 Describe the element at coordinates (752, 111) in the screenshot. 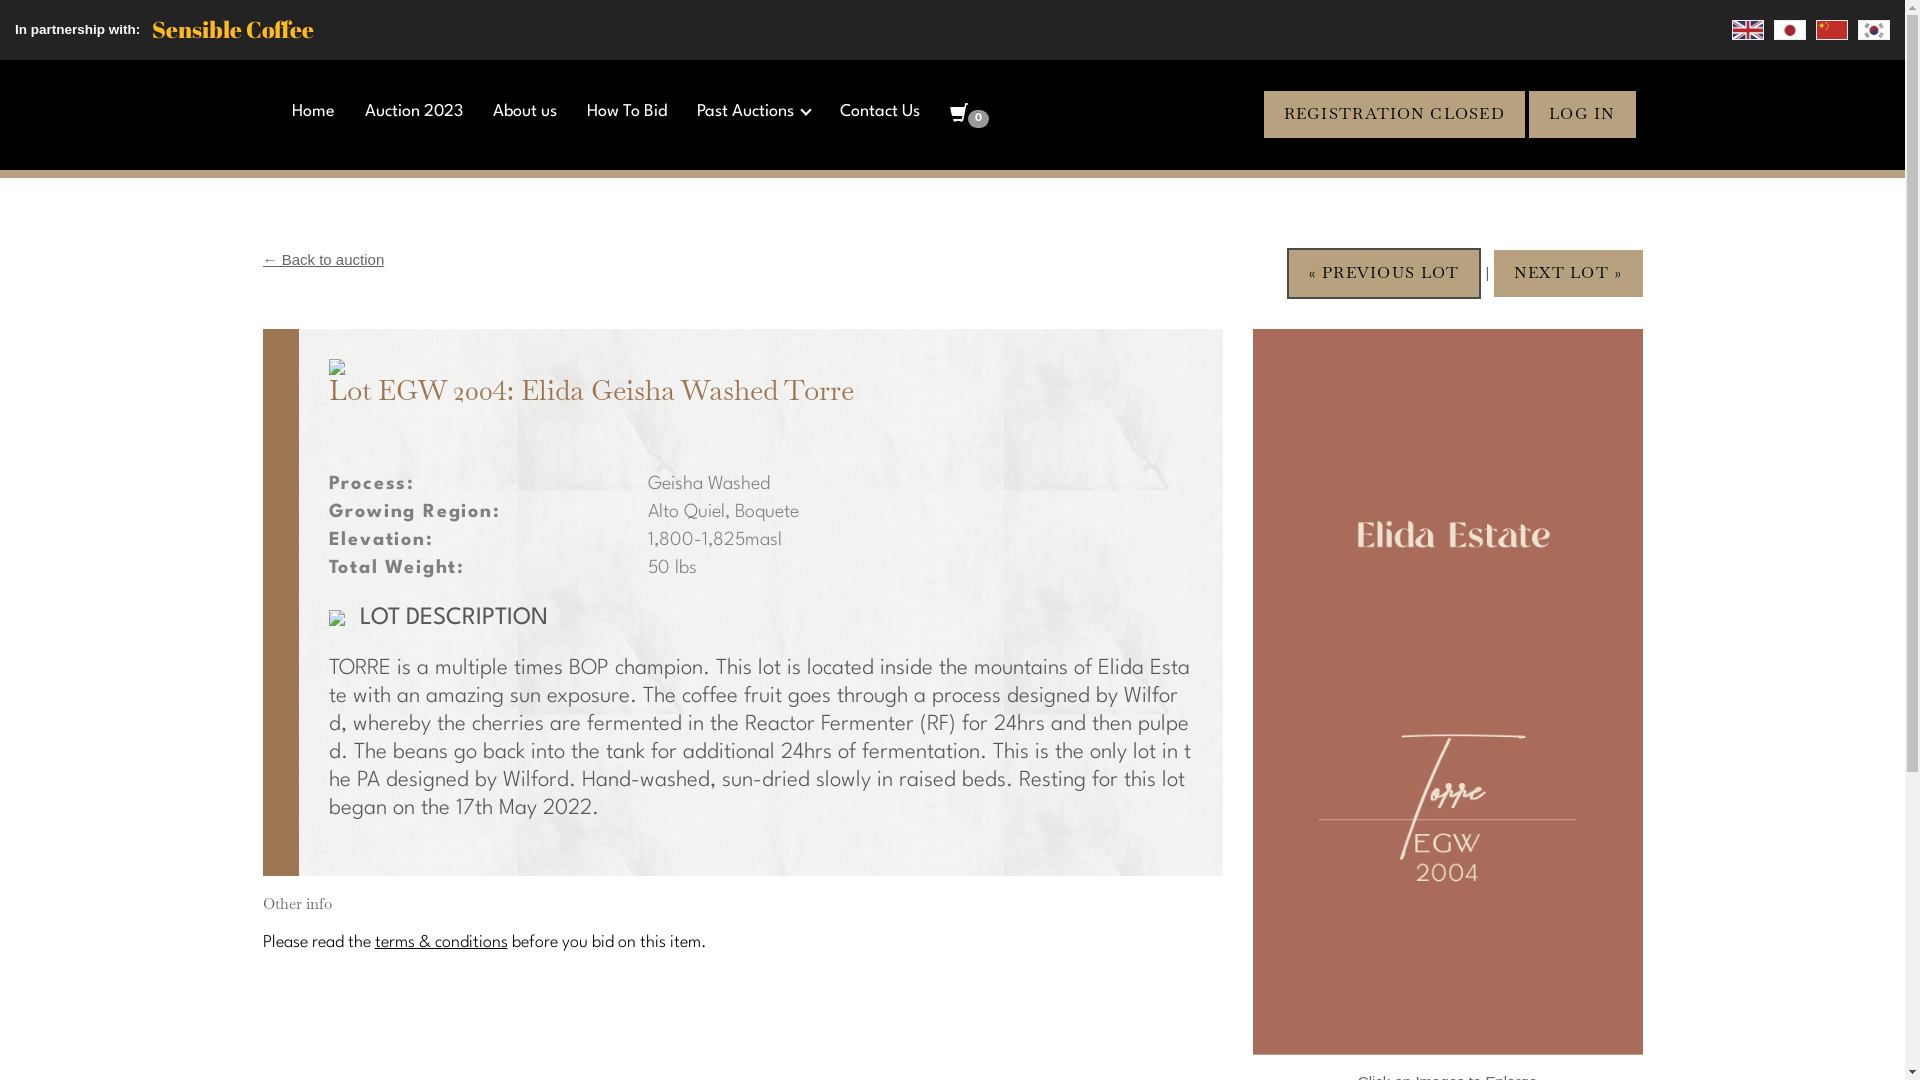

I see `'Past Auctions'` at that location.